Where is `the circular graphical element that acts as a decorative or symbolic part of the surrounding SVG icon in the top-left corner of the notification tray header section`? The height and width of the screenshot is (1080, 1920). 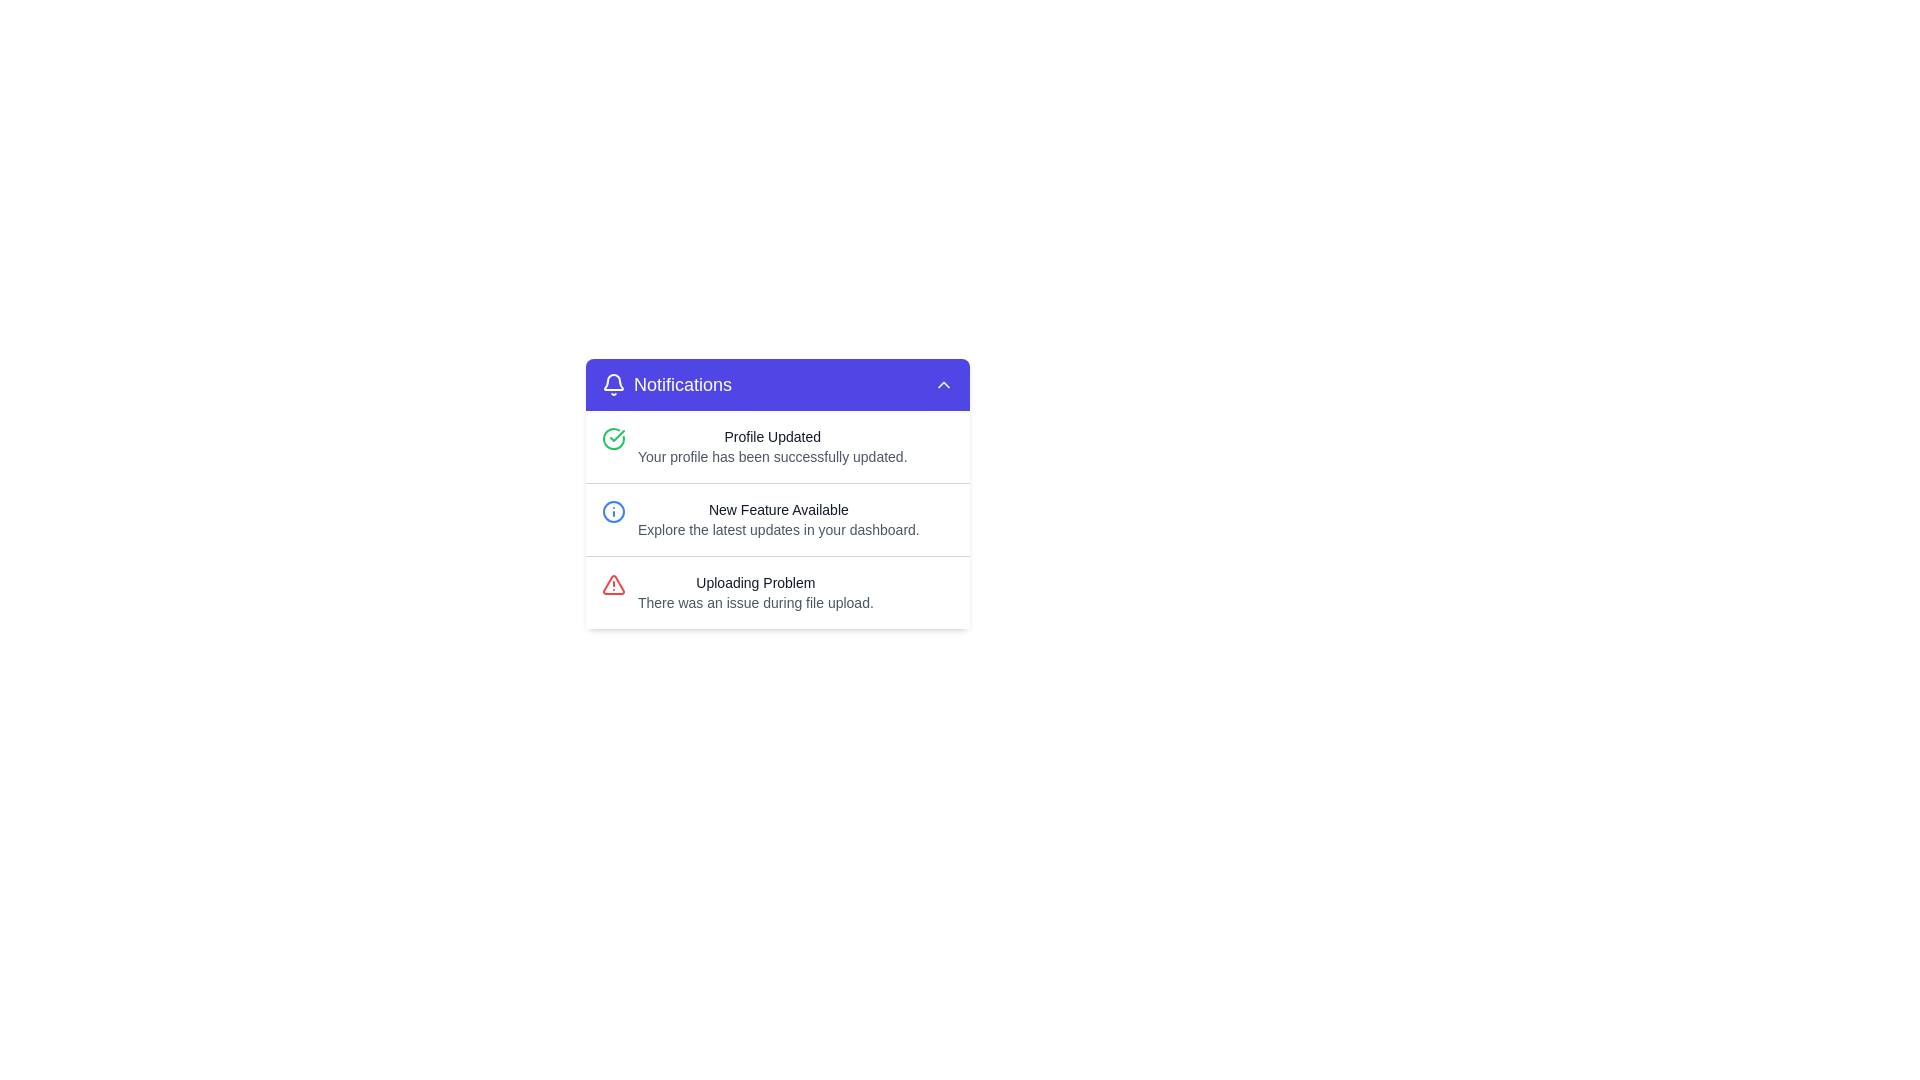 the circular graphical element that acts as a decorative or symbolic part of the surrounding SVG icon in the top-left corner of the notification tray header section is located at coordinates (613, 511).